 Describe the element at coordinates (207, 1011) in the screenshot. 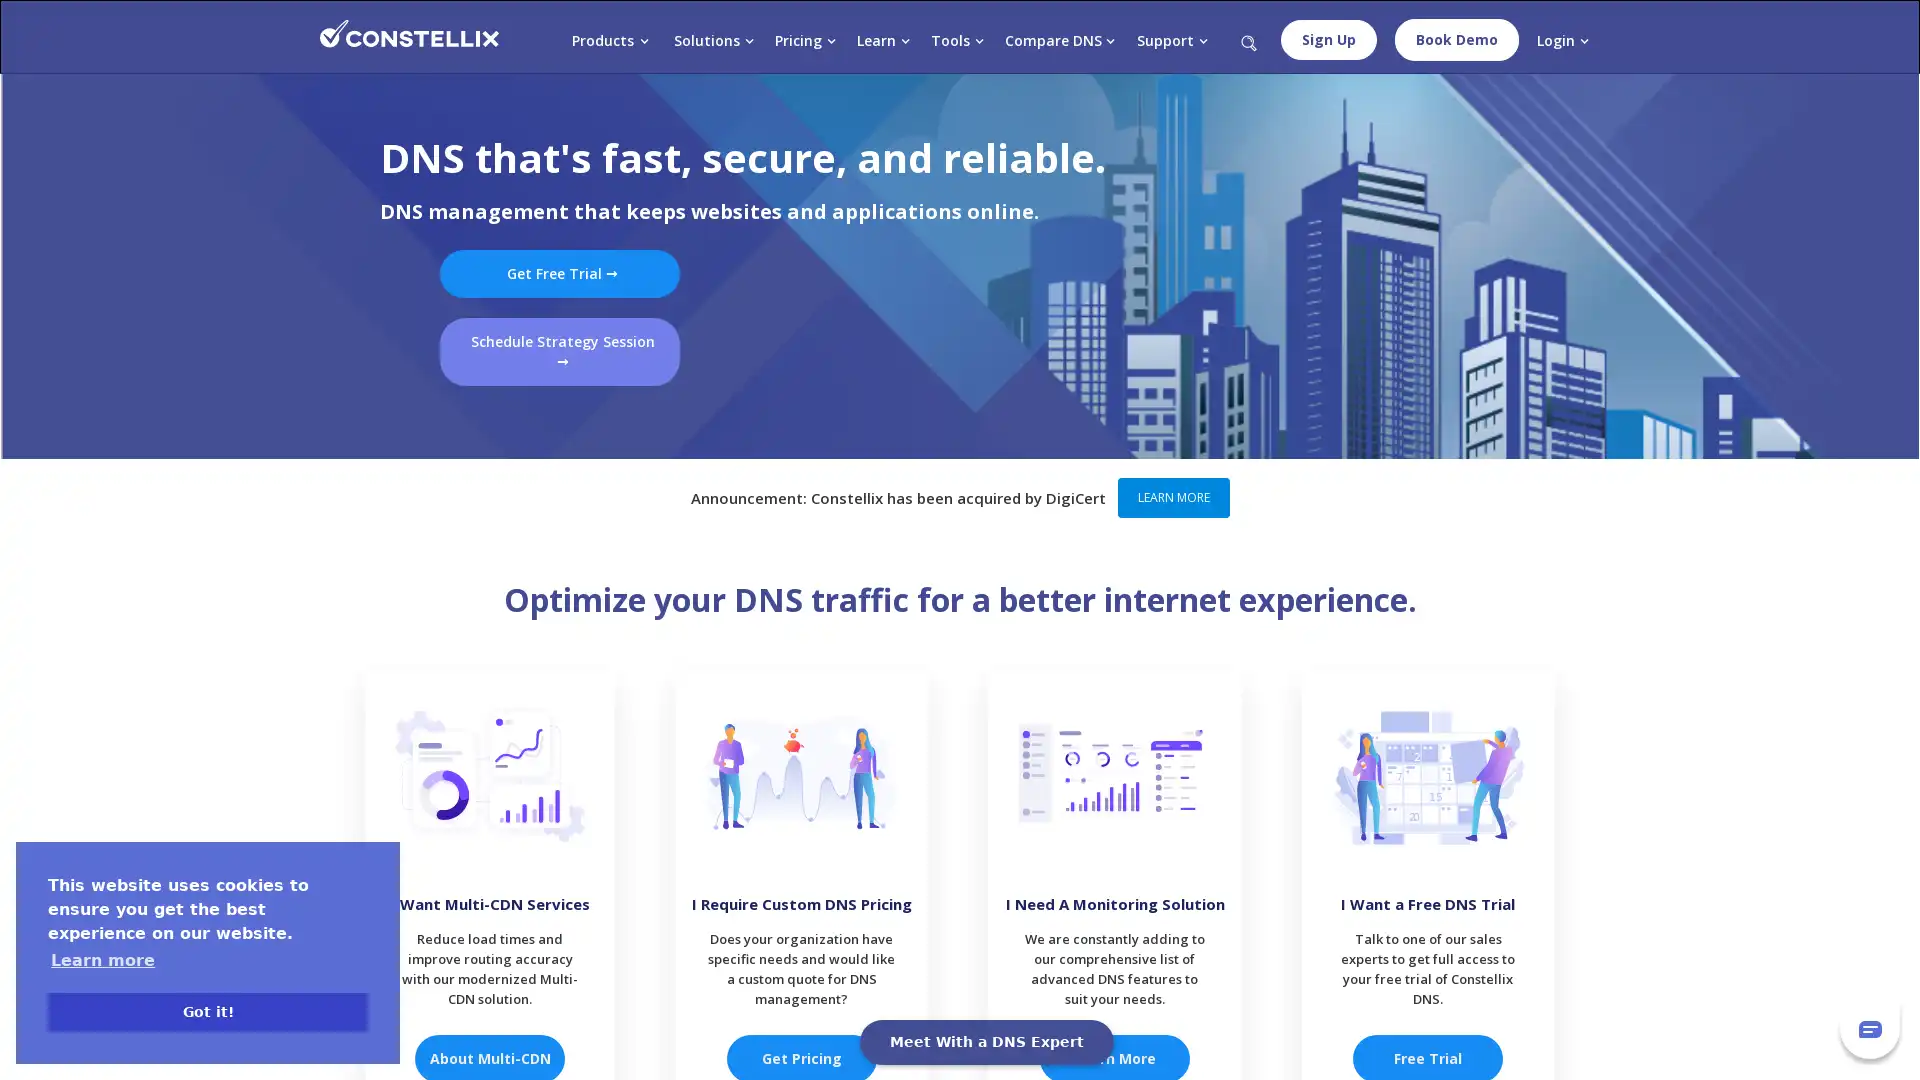

I see `dismiss cookie message` at that location.